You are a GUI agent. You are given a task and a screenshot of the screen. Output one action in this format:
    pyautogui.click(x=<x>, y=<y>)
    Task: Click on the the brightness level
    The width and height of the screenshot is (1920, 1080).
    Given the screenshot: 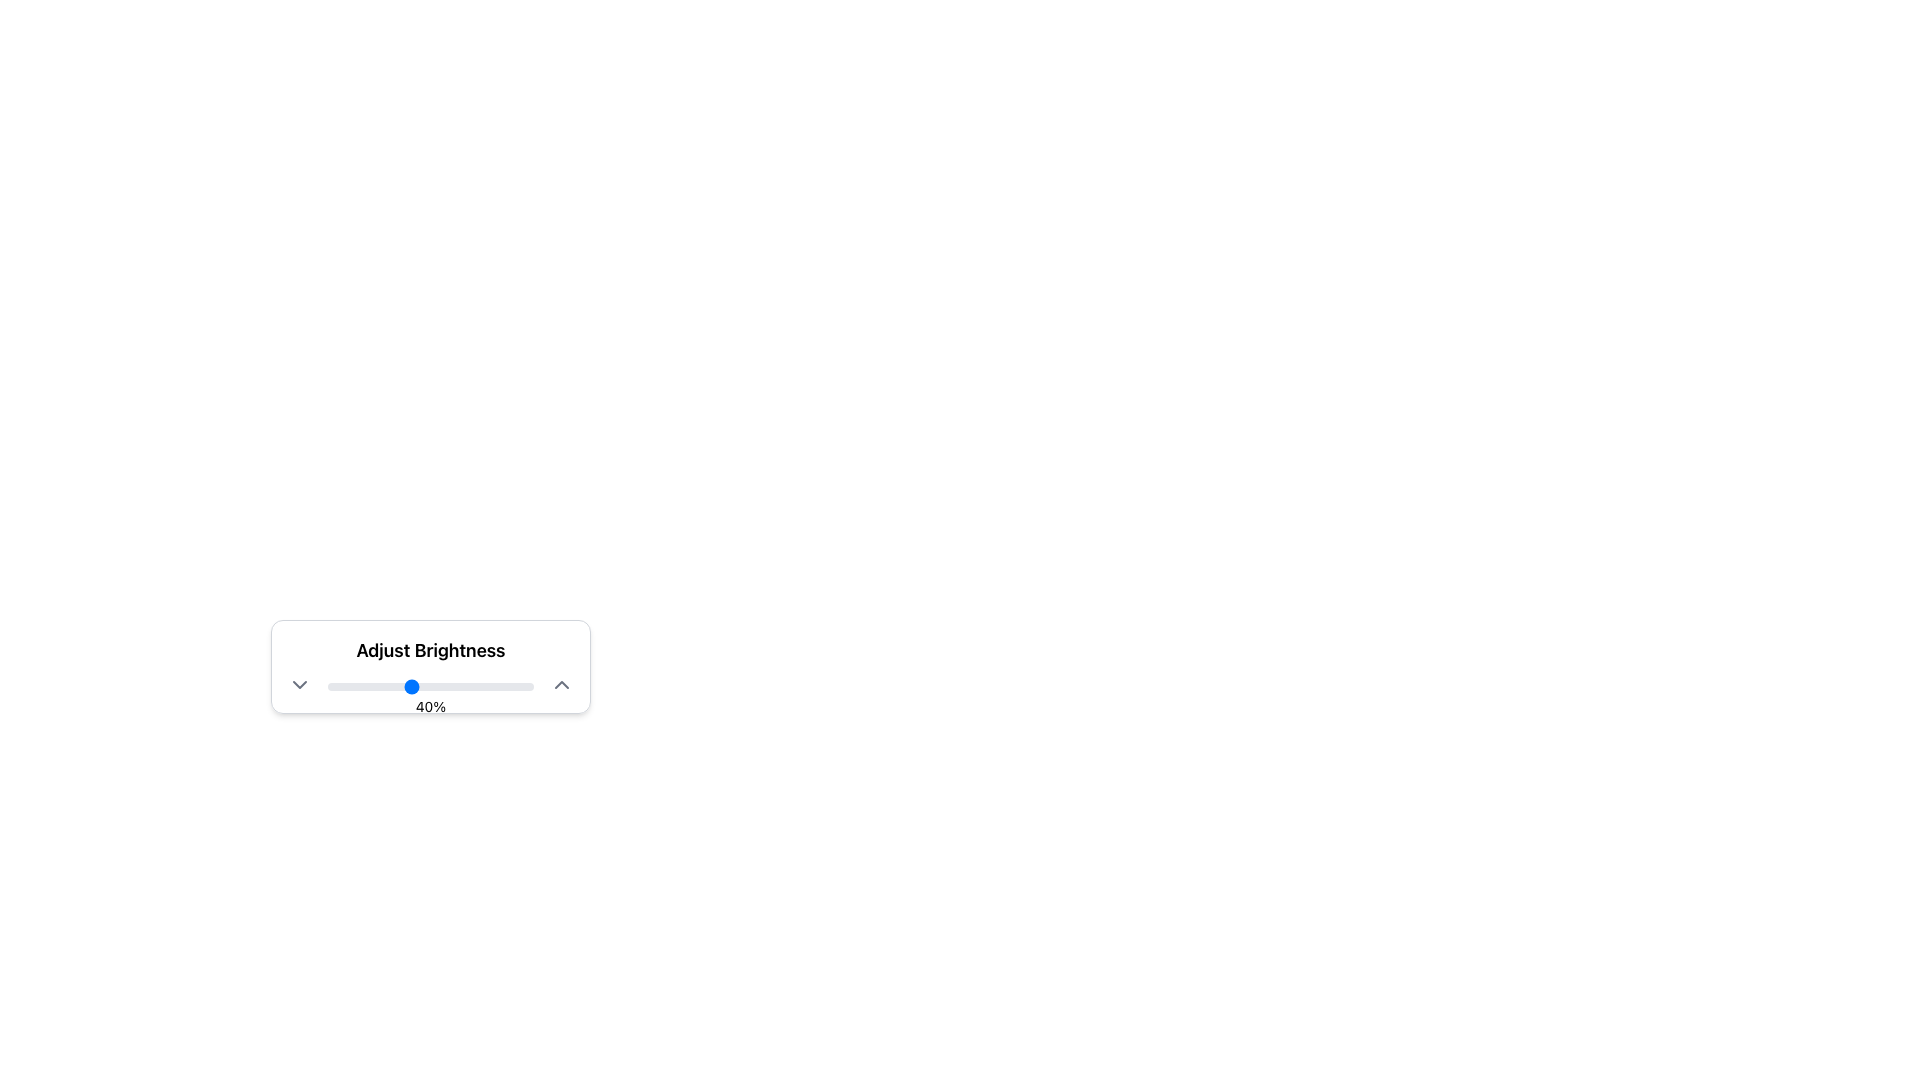 What is the action you would take?
    pyautogui.click(x=488, y=685)
    